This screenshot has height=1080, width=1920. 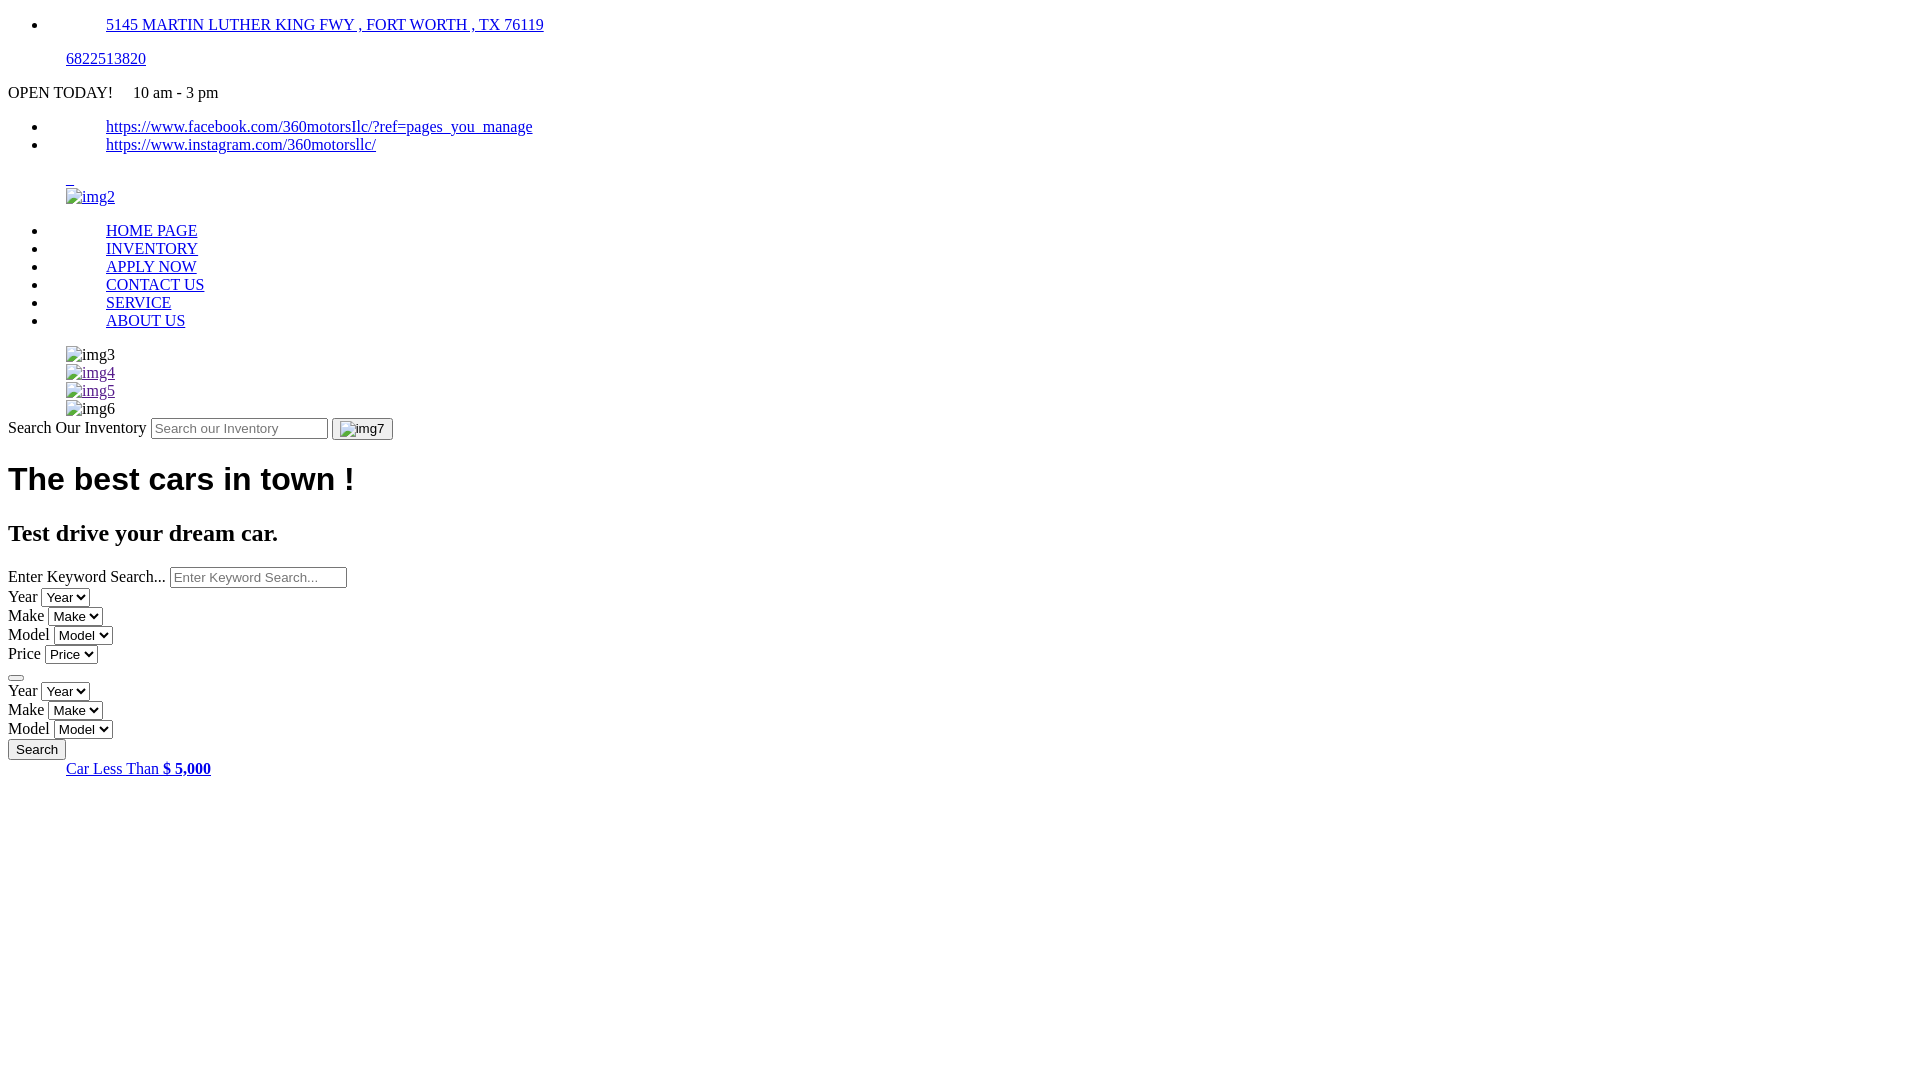 I want to click on 'https://www.instagram.com/360motorsllc/', so click(x=240, y=143).